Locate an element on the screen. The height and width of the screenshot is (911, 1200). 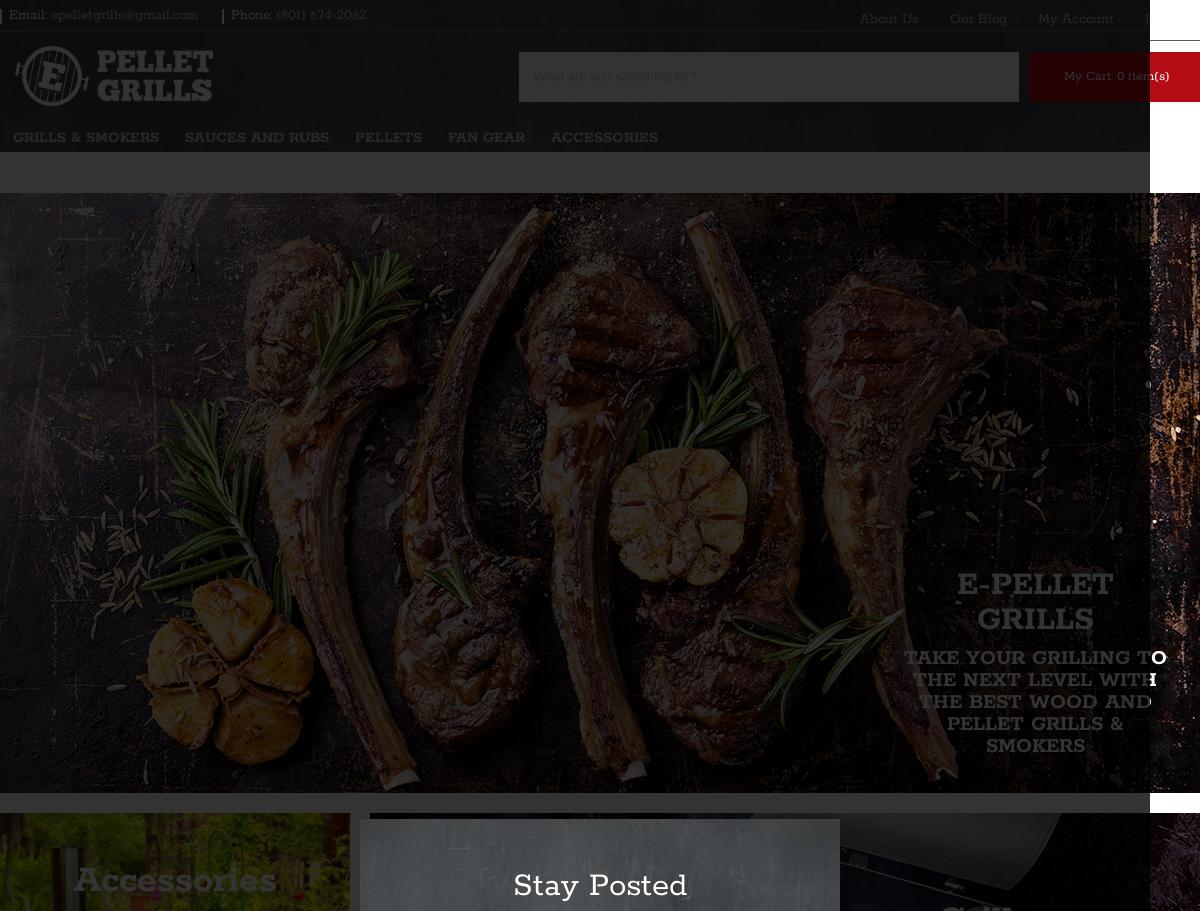
'Log In' is located at coordinates (1163, 19).